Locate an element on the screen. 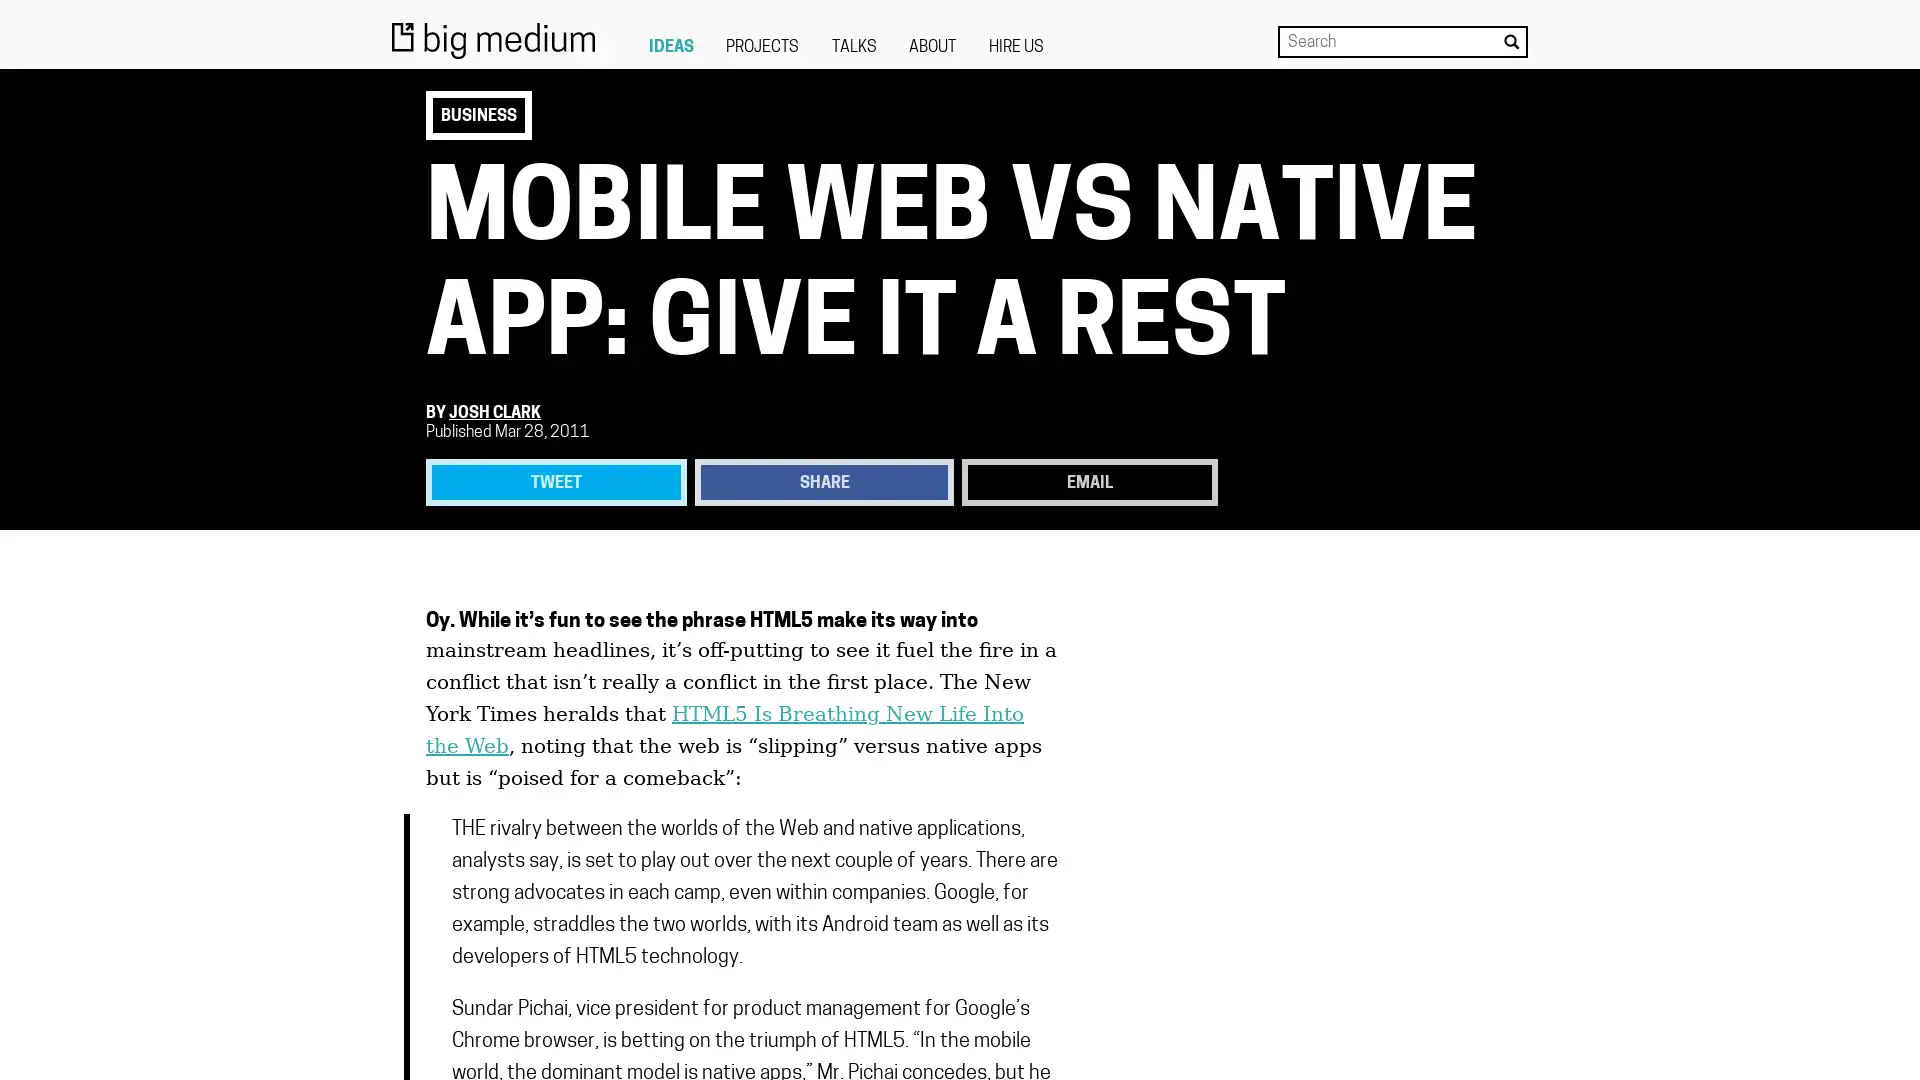 This screenshot has height=1080, width=1920. Search is located at coordinates (1511, 41).